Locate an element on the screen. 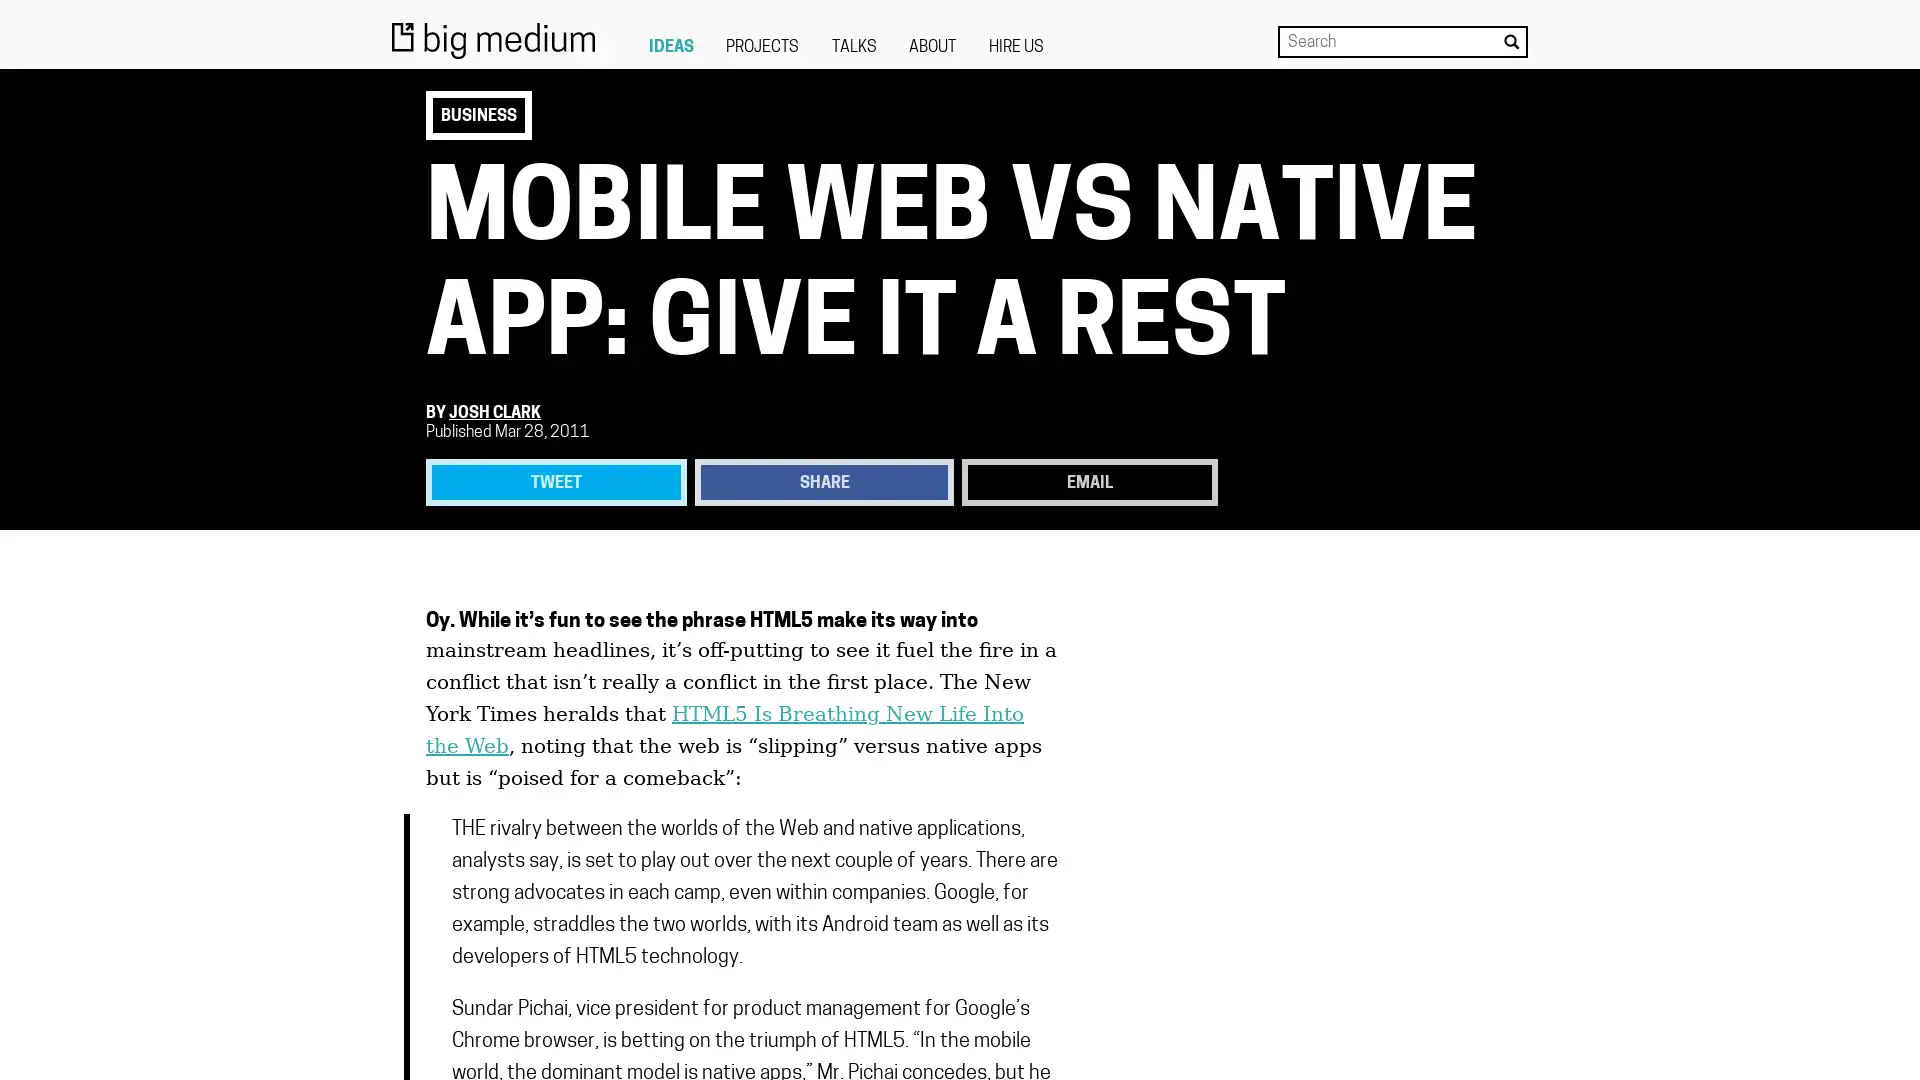 This screenshot has height=1080, width=1920. Search is located at coordinates (1511, 41).